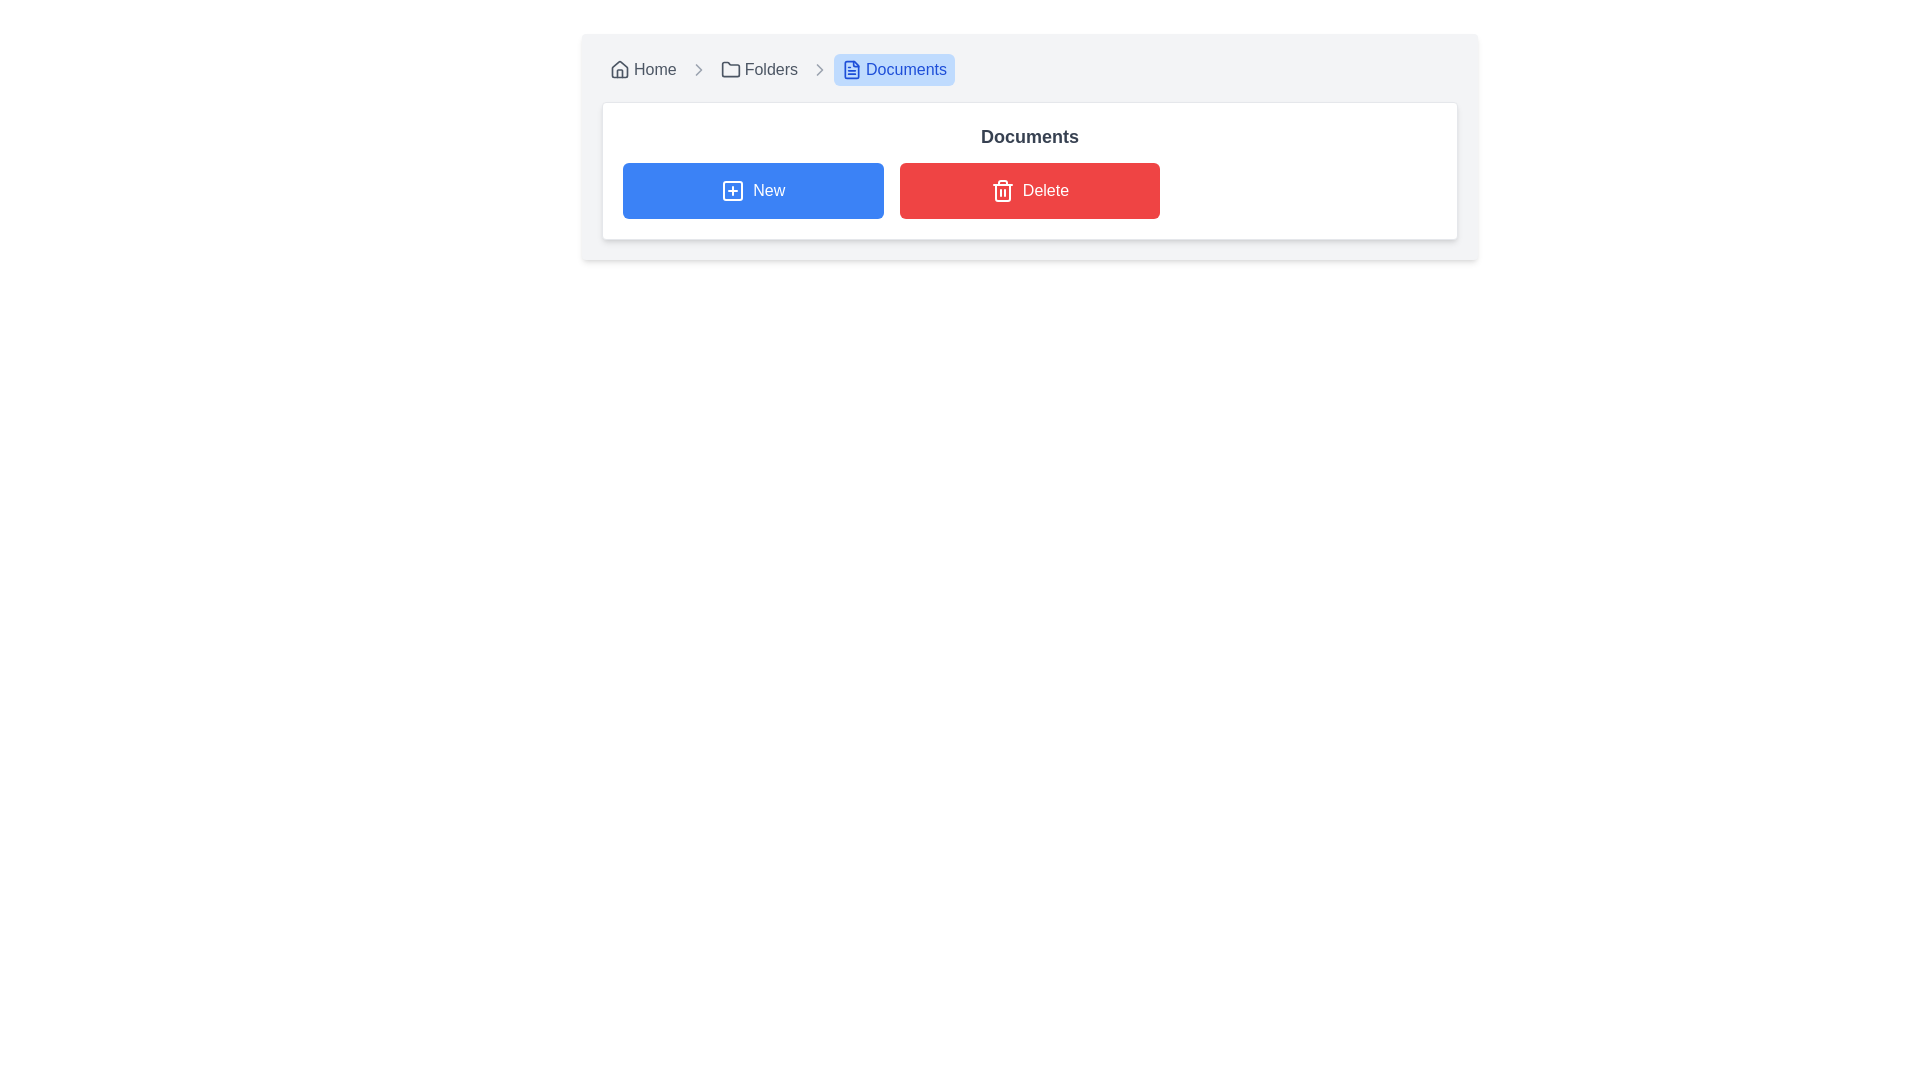 This screenshot has width=1920, height=1080. Describe the element at coordinates (729, 68) in the screenshot. I see `the breadcrumb navigation icon that visually represents the 'Folders' section, positioned between 'Home' and 'Documents'` at that location.